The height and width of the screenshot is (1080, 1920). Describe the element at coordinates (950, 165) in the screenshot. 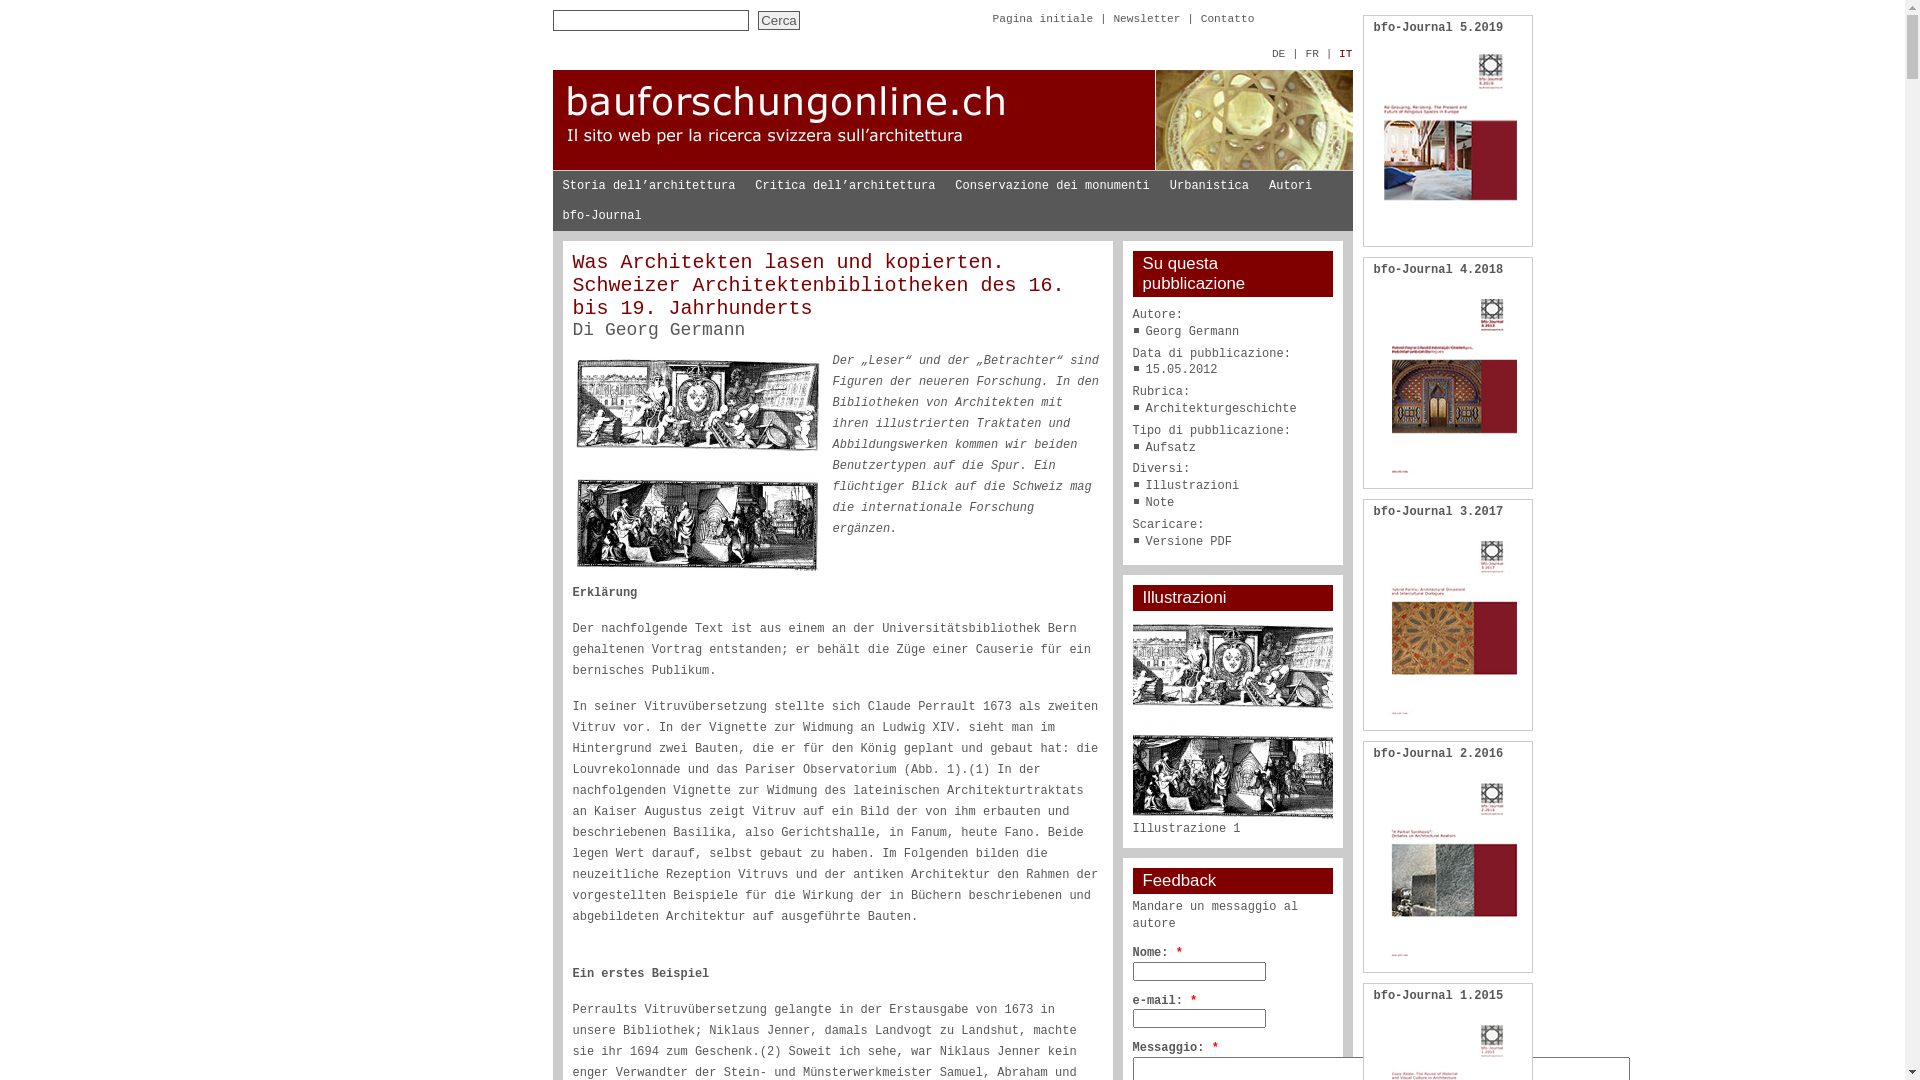

I see `'Home'` at that location.